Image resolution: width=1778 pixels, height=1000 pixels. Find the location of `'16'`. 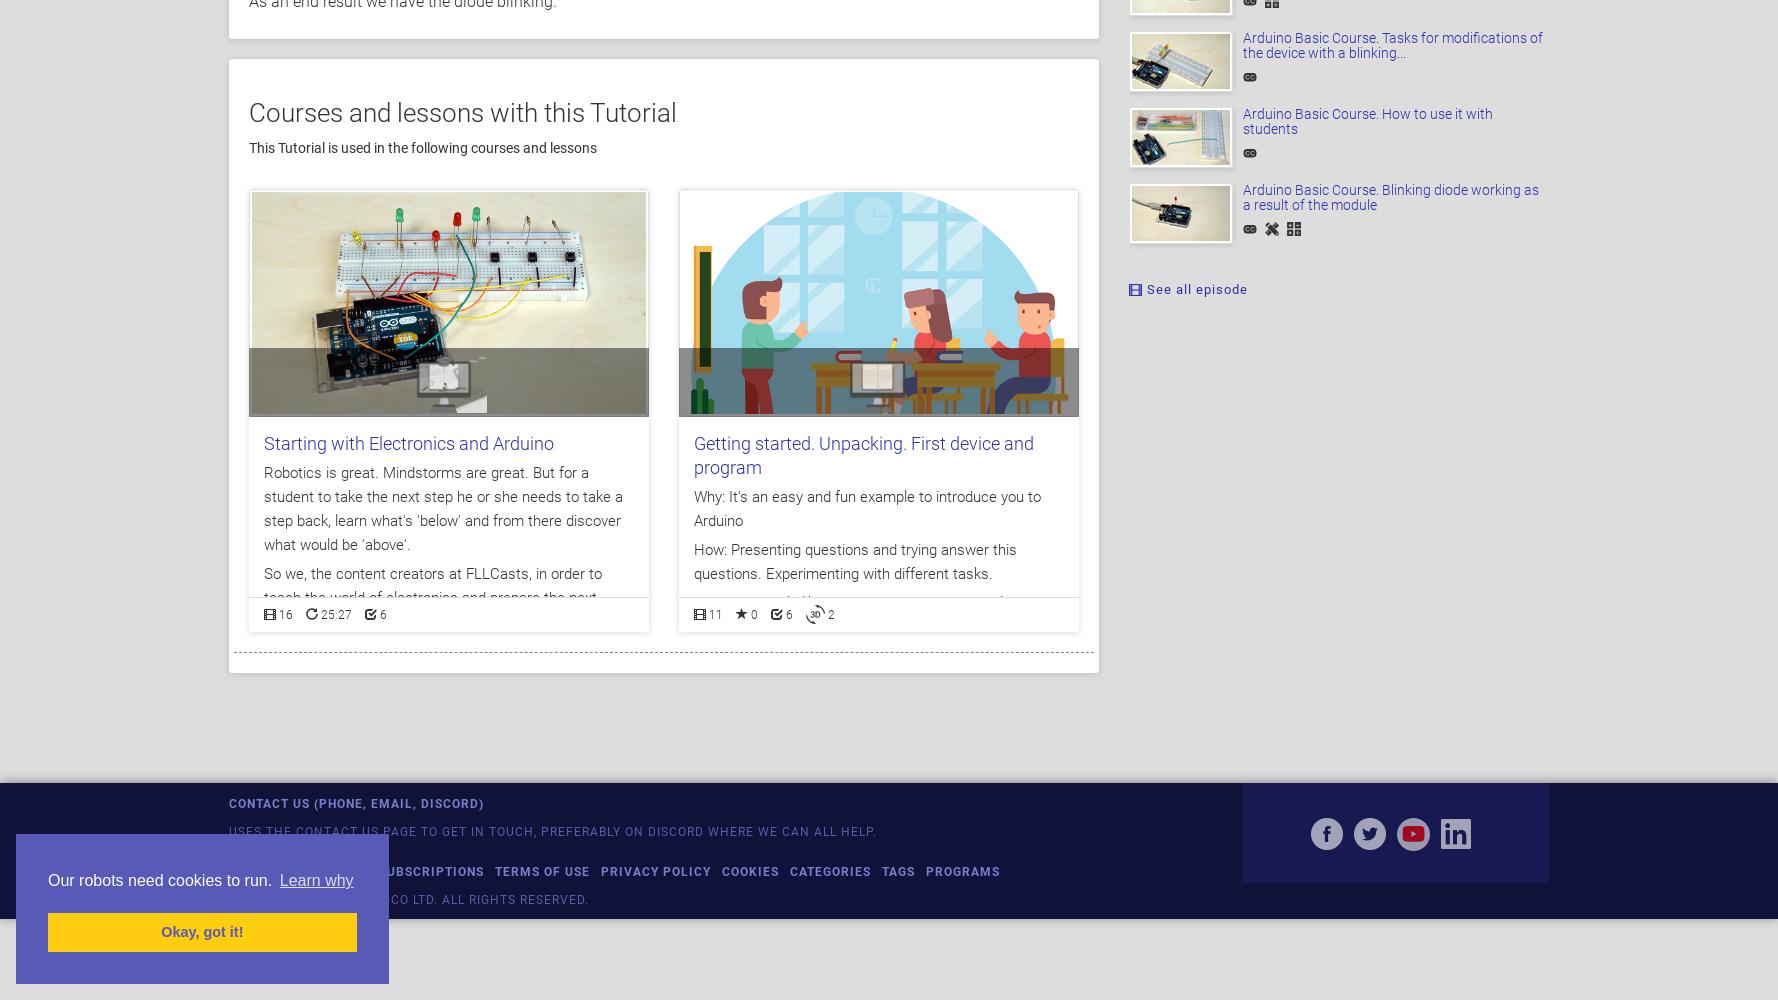

'16' is located at coordinates (284, 613).